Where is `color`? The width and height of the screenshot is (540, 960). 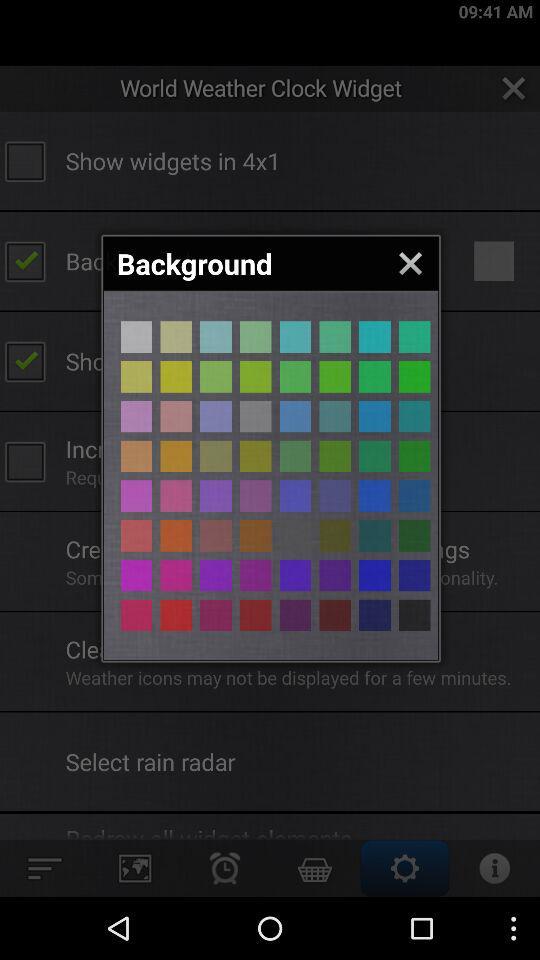 color is located at coordinates (413, 337).